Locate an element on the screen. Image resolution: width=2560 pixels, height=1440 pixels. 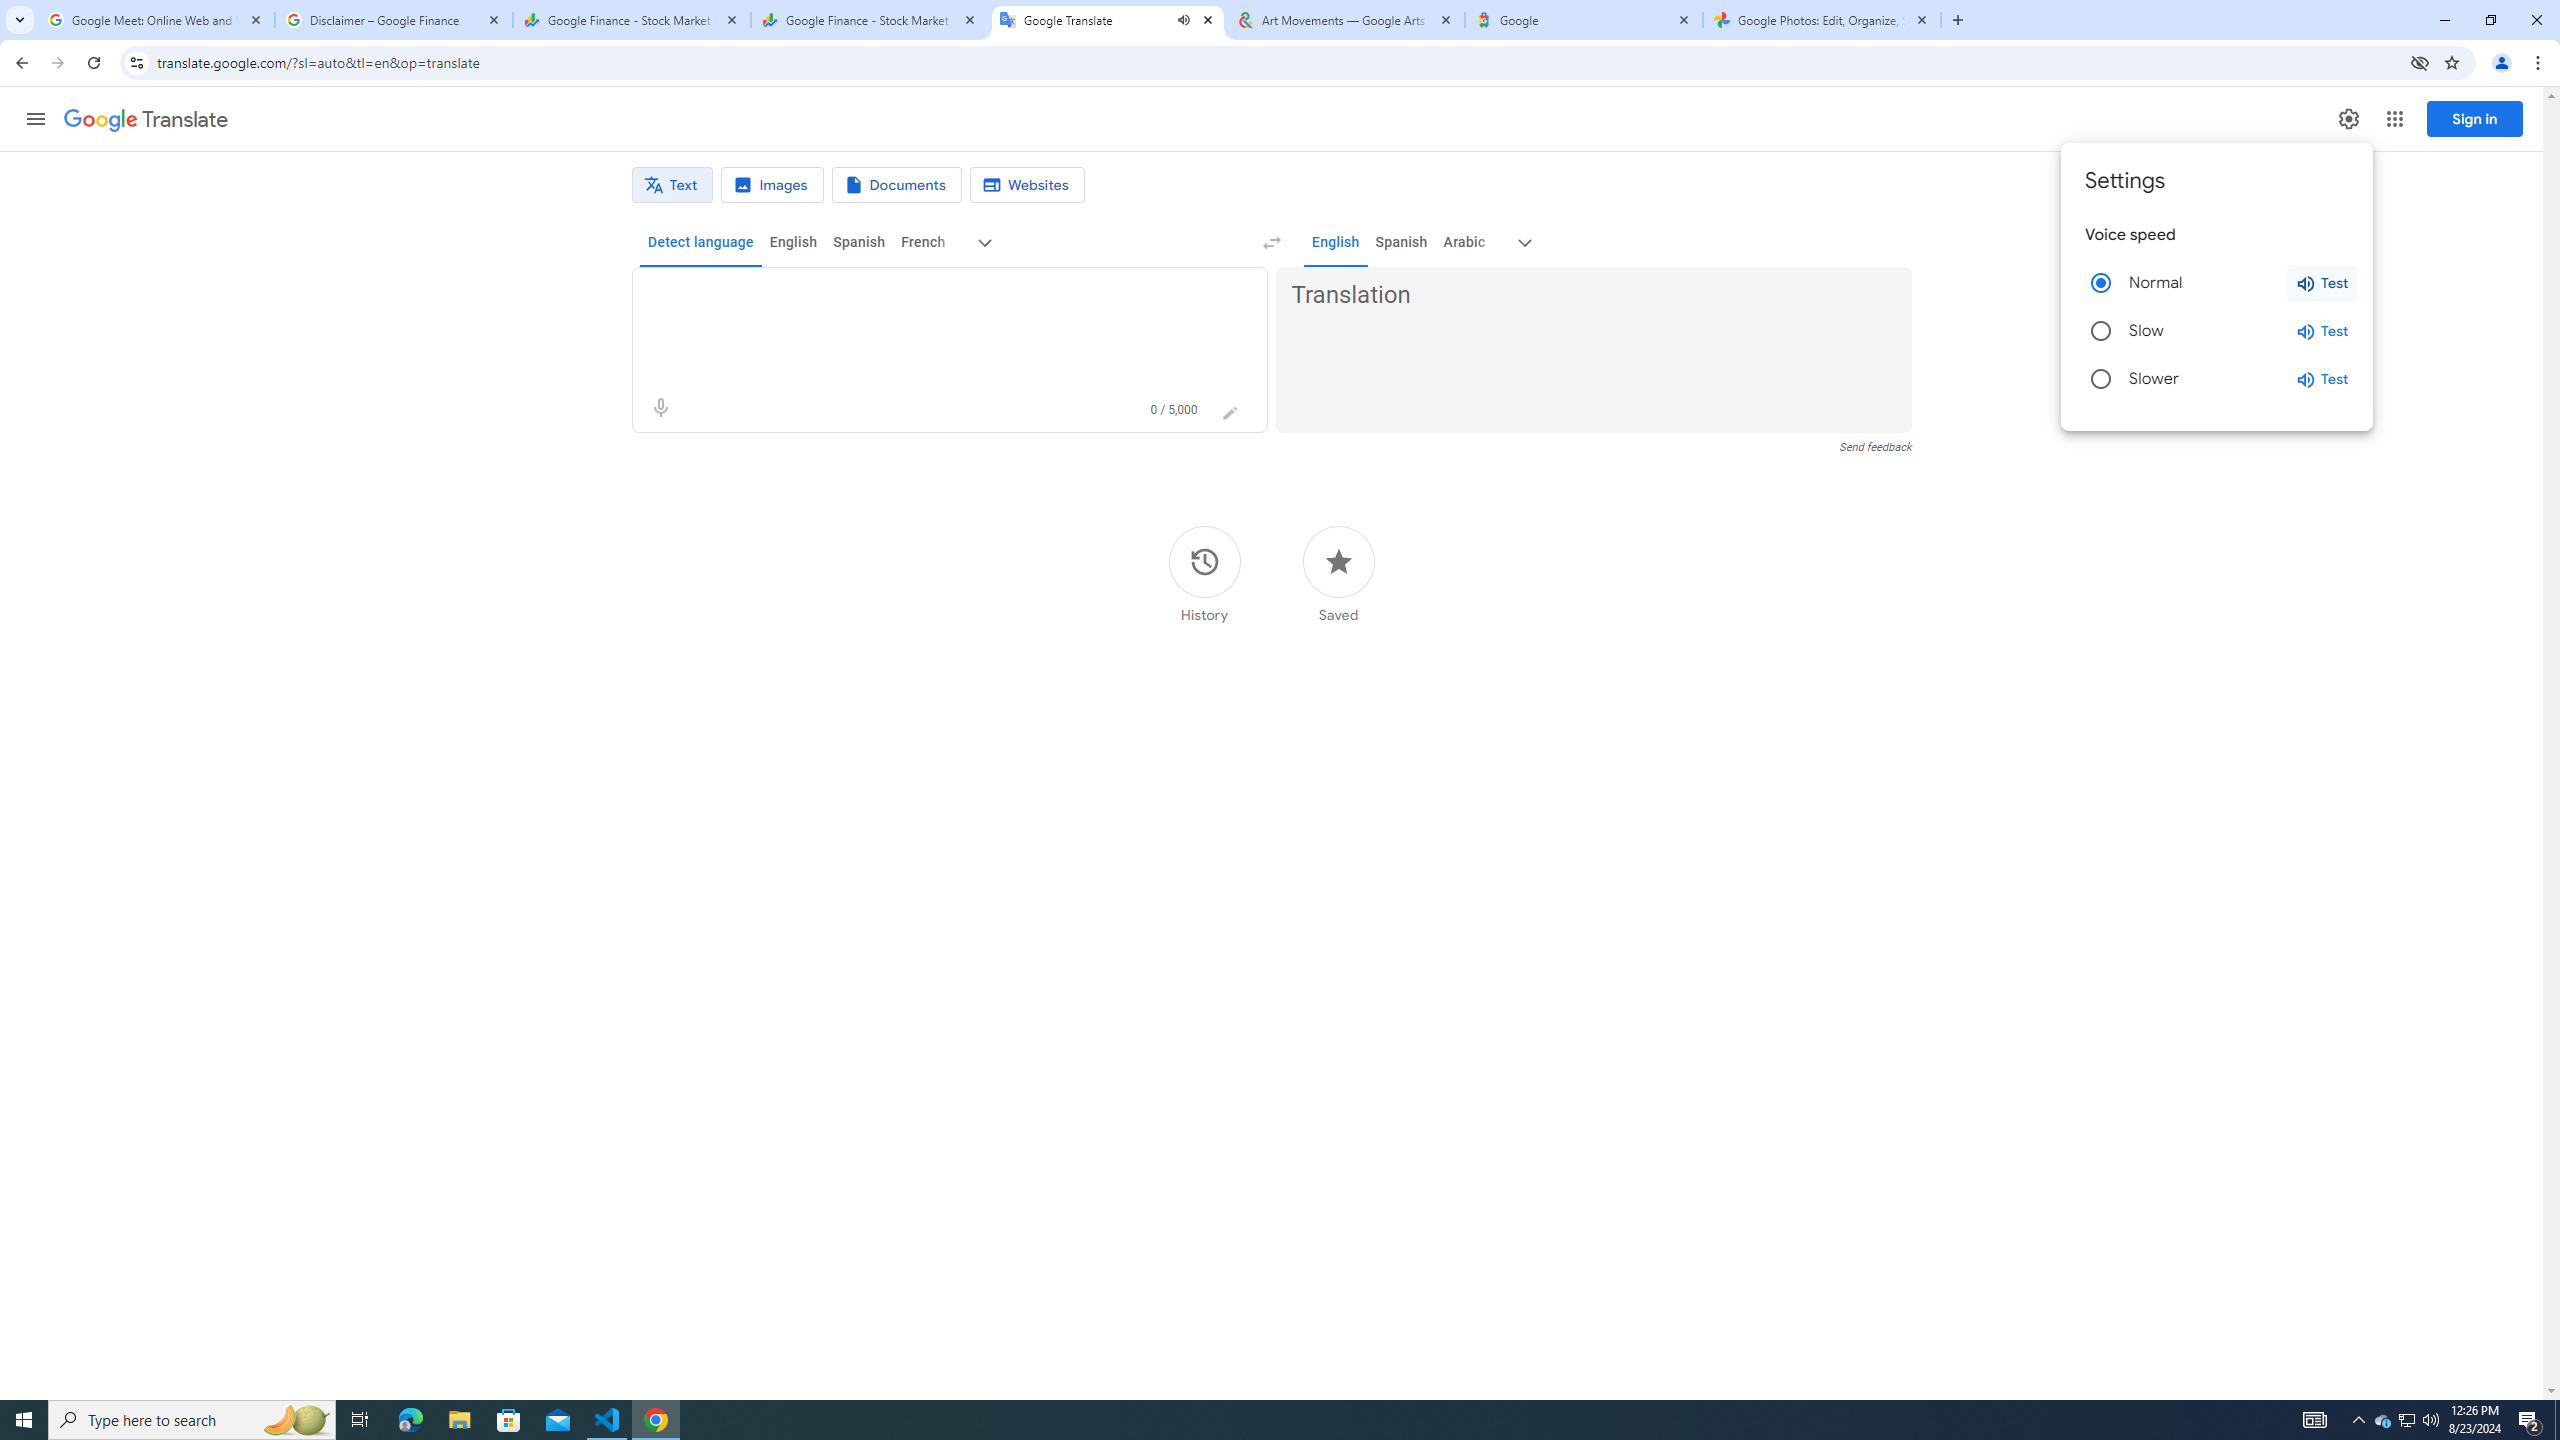
'0 of 5,000 characters used' is located at coordinates (1173, 409).